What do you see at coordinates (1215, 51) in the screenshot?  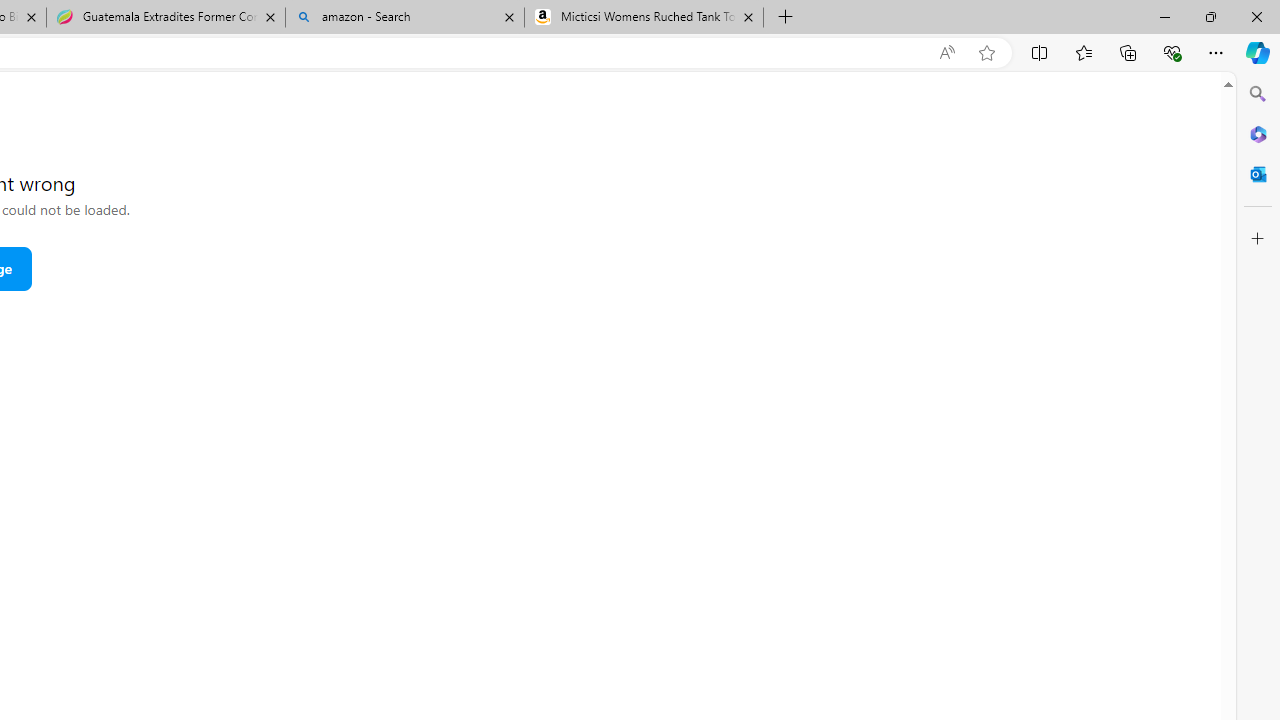 I see `'Settings and more (Alt+F)'` at bounding box center [1215, 51].